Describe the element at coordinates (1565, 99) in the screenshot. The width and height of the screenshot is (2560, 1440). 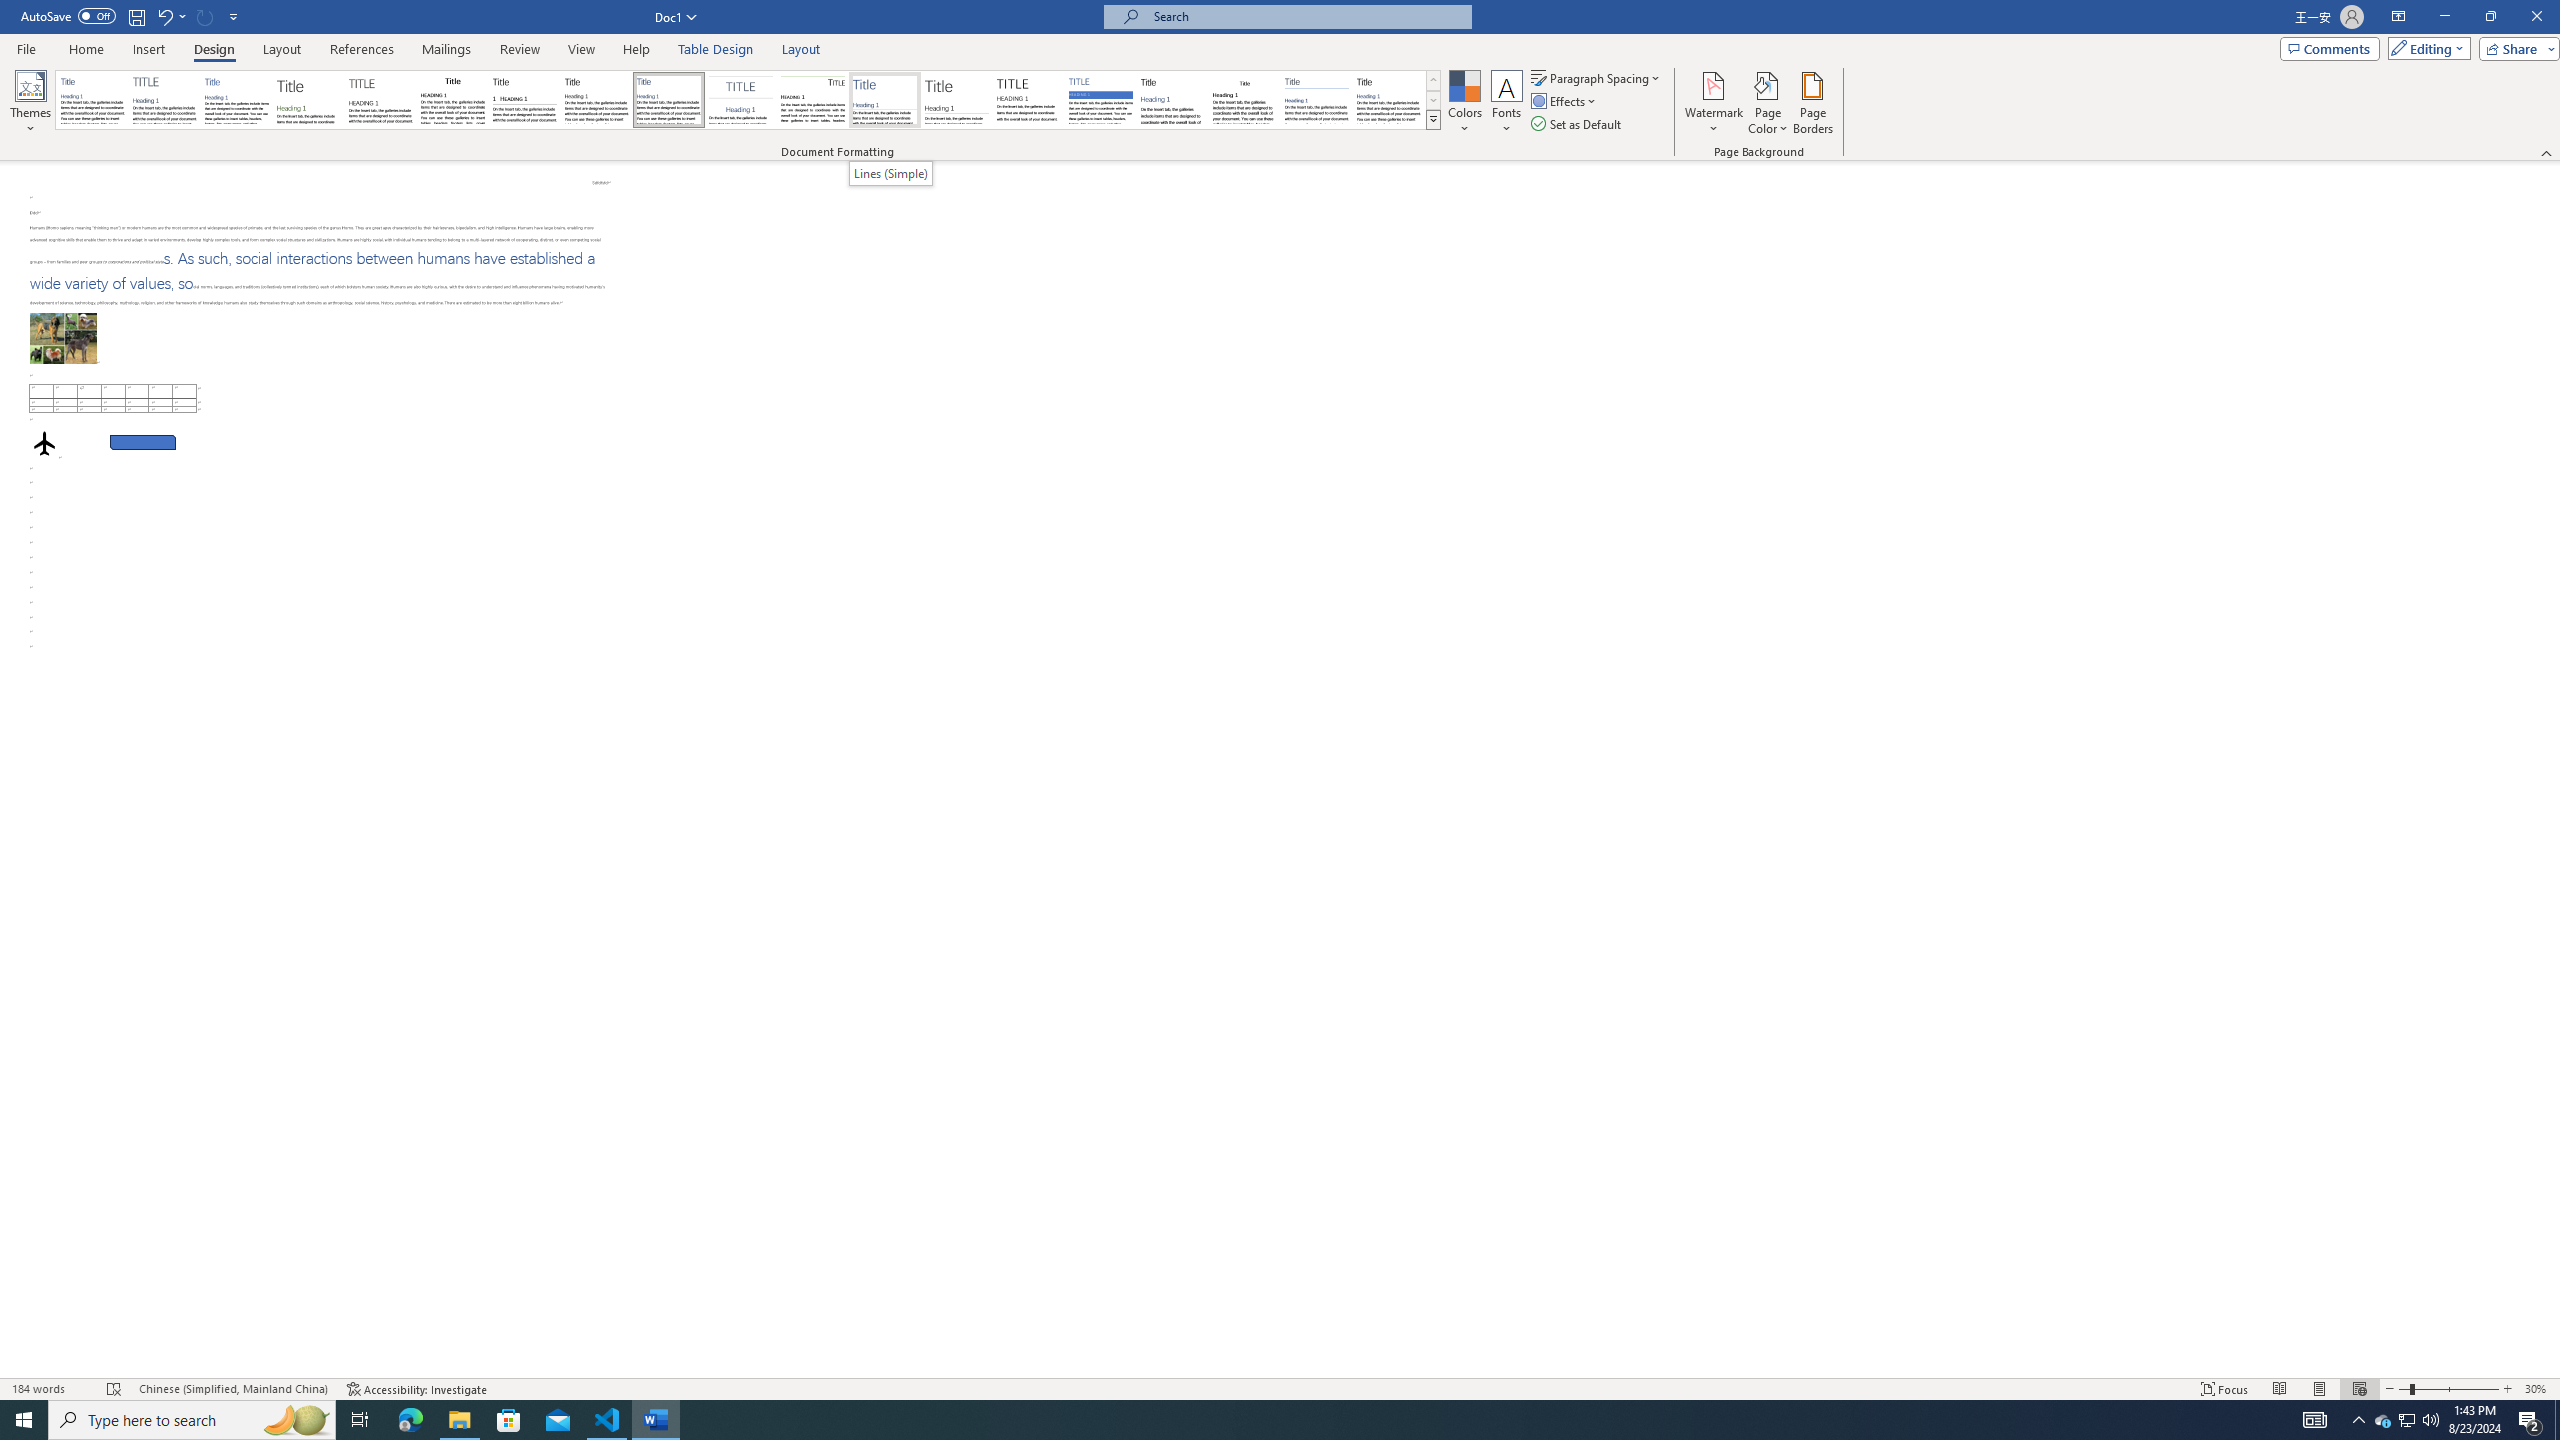
I see `'Effects'` at that location.